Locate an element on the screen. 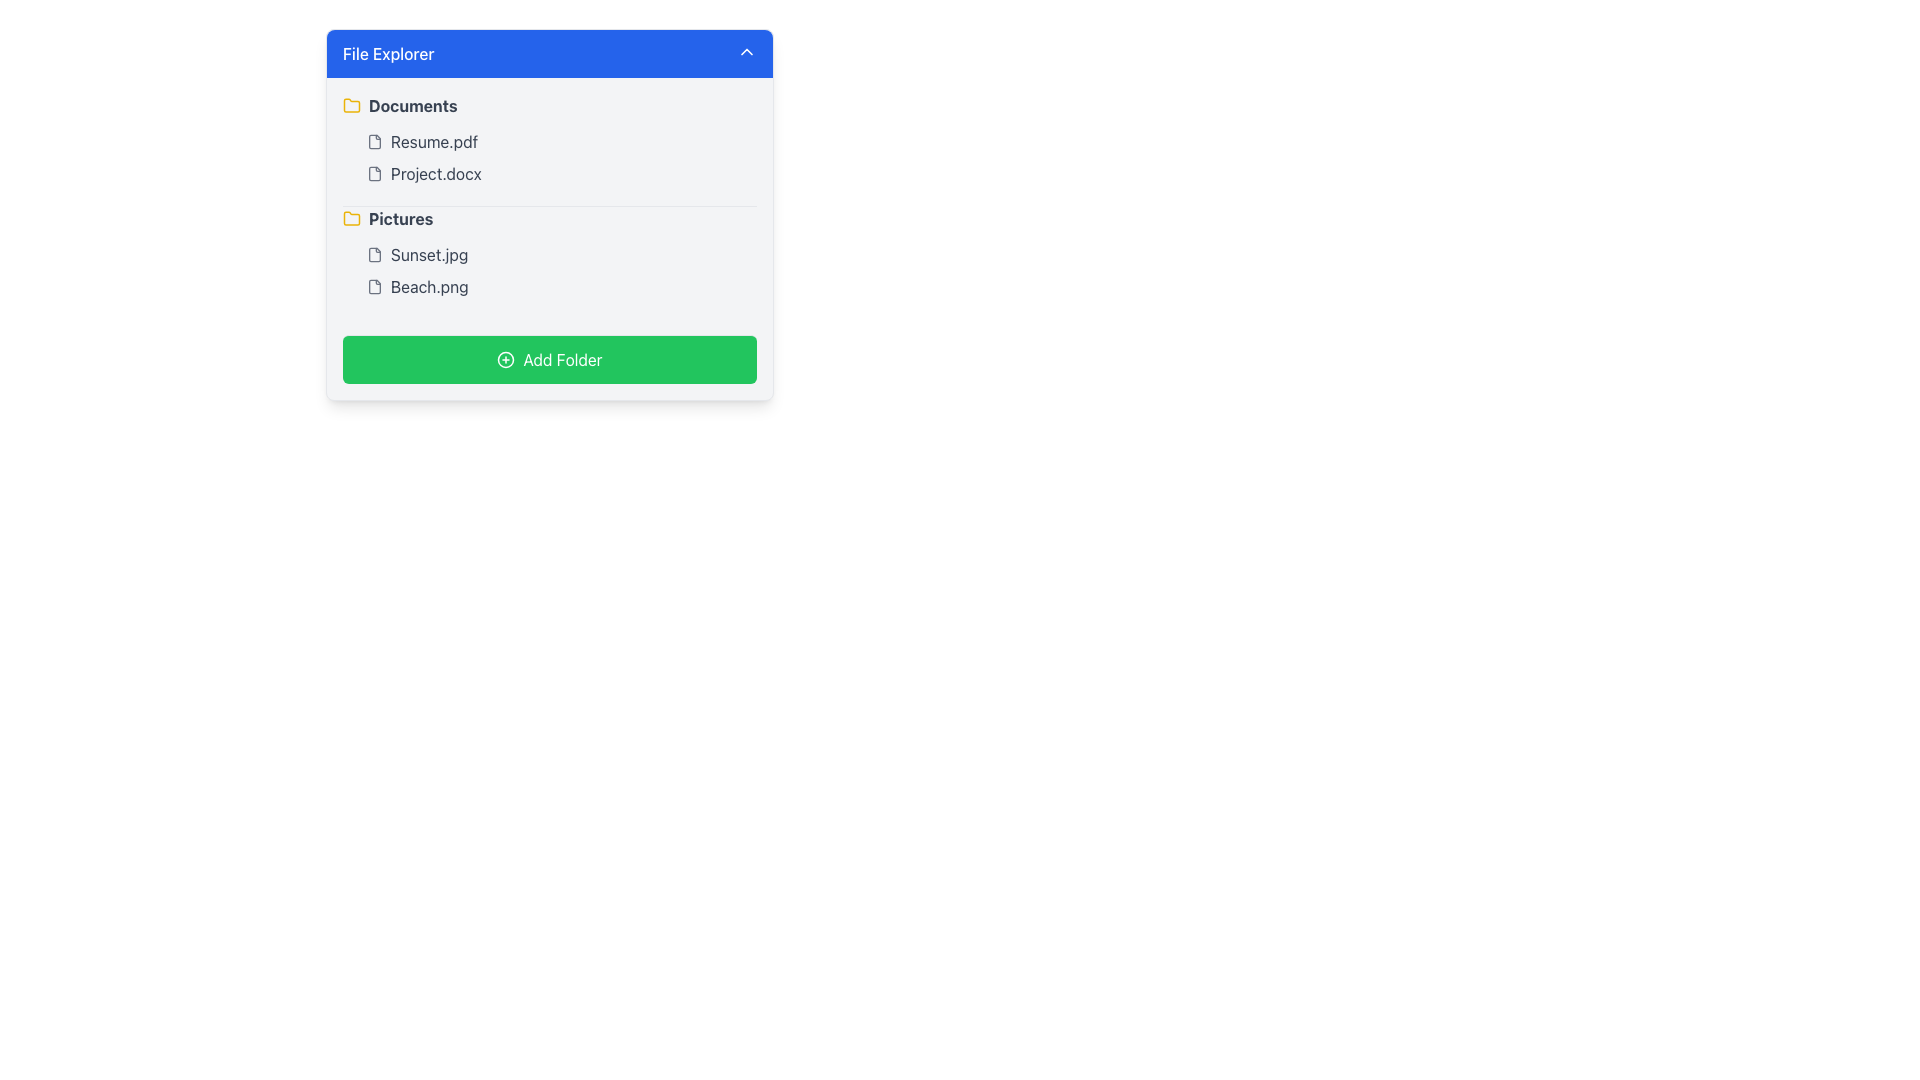 The width and height of the screenshot is (1920, 1080). the File entry element displaying 'Project.docx', which is the second item in the 'Documents' section, located below 'Resume.pdf' is located at coordinates (560, 172).